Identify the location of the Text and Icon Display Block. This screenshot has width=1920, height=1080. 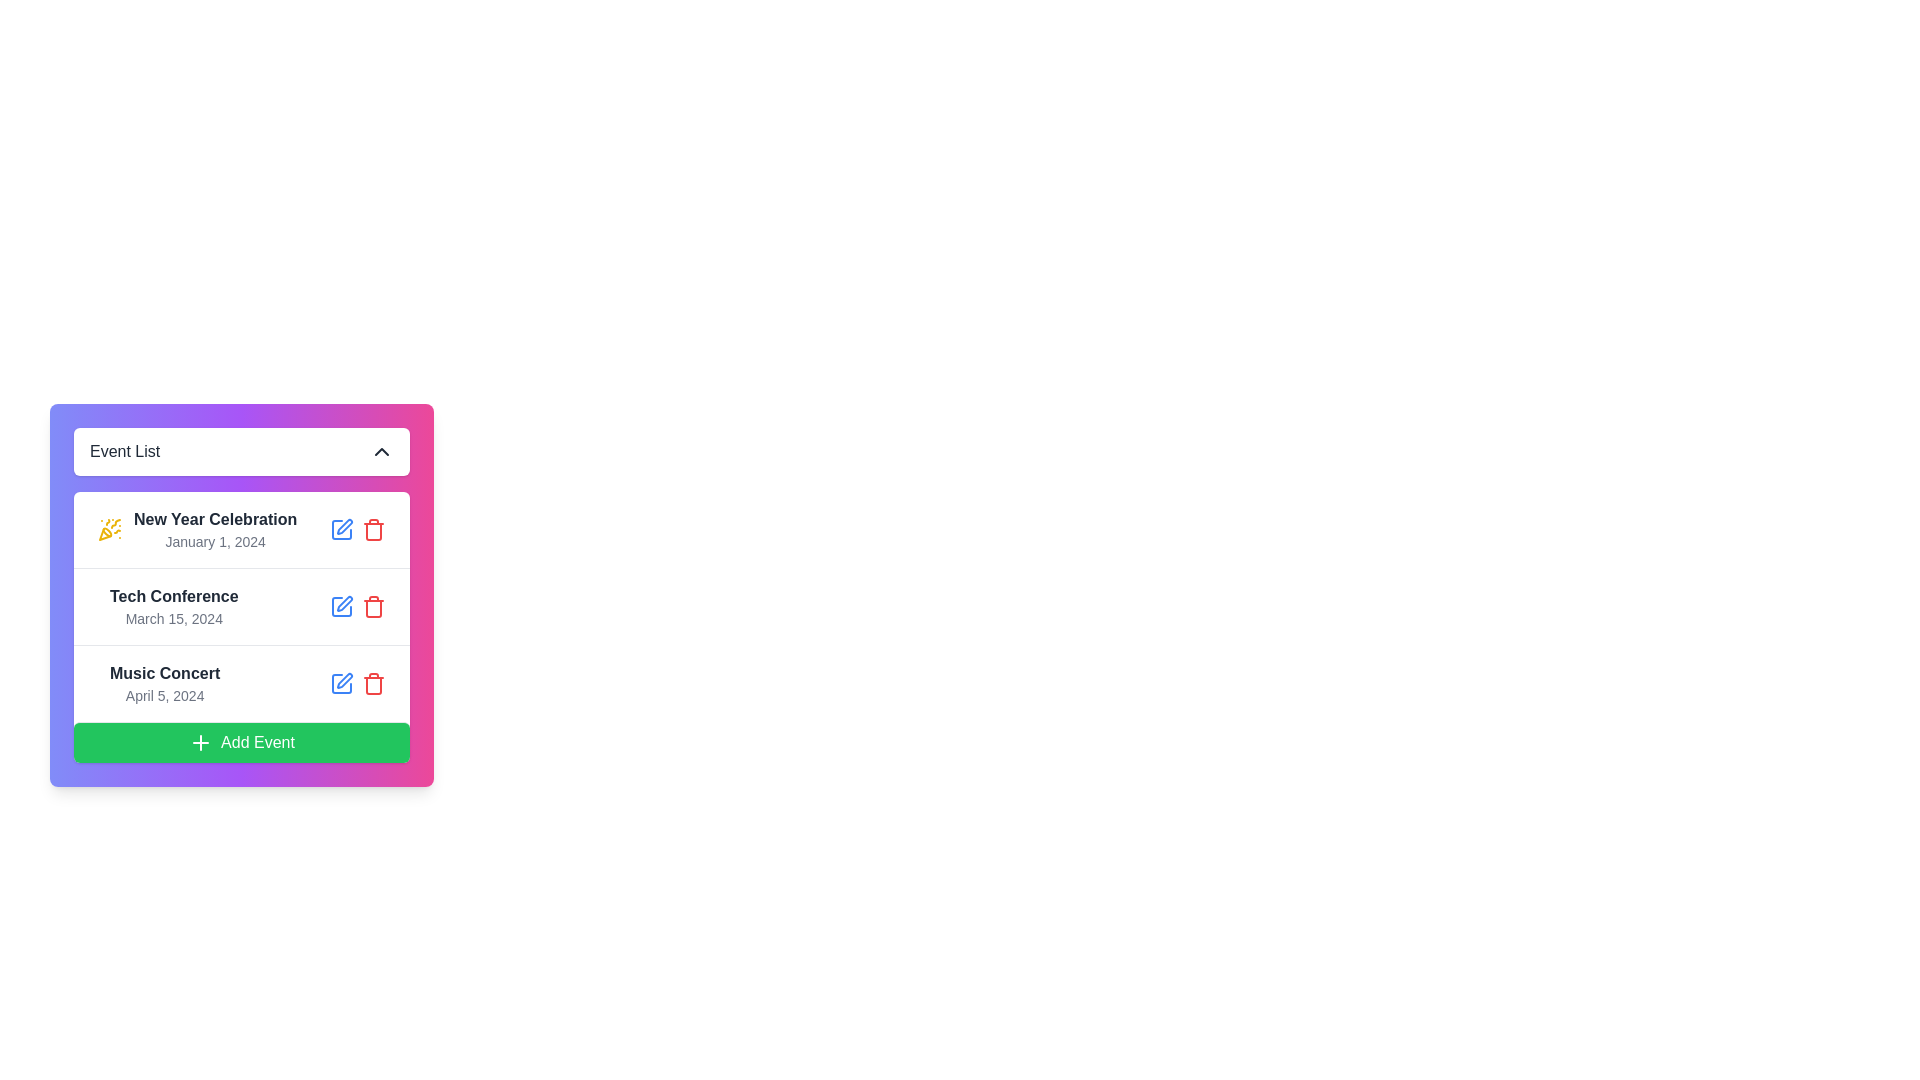
(197, 528).